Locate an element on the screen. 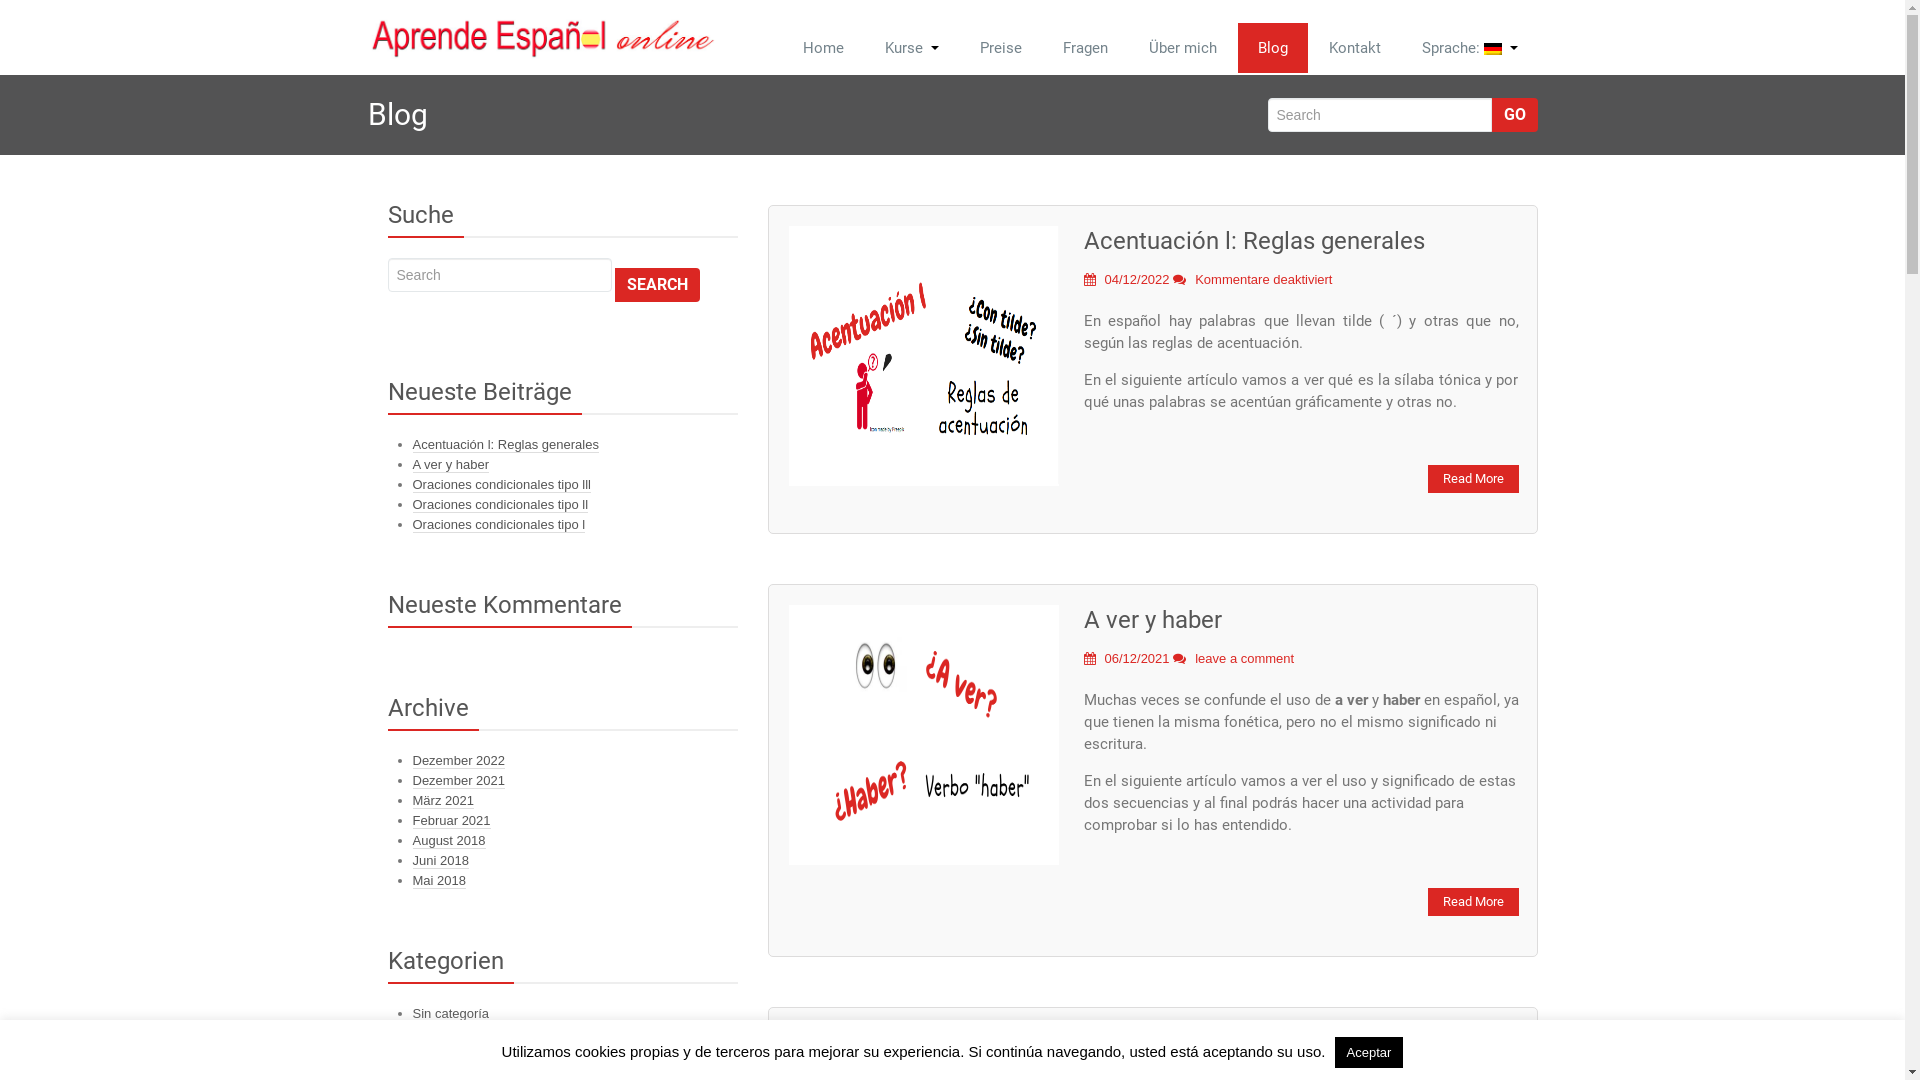 This screenshot has height=1080, width=1920. 'Search' is located at coordinates (657, 285).